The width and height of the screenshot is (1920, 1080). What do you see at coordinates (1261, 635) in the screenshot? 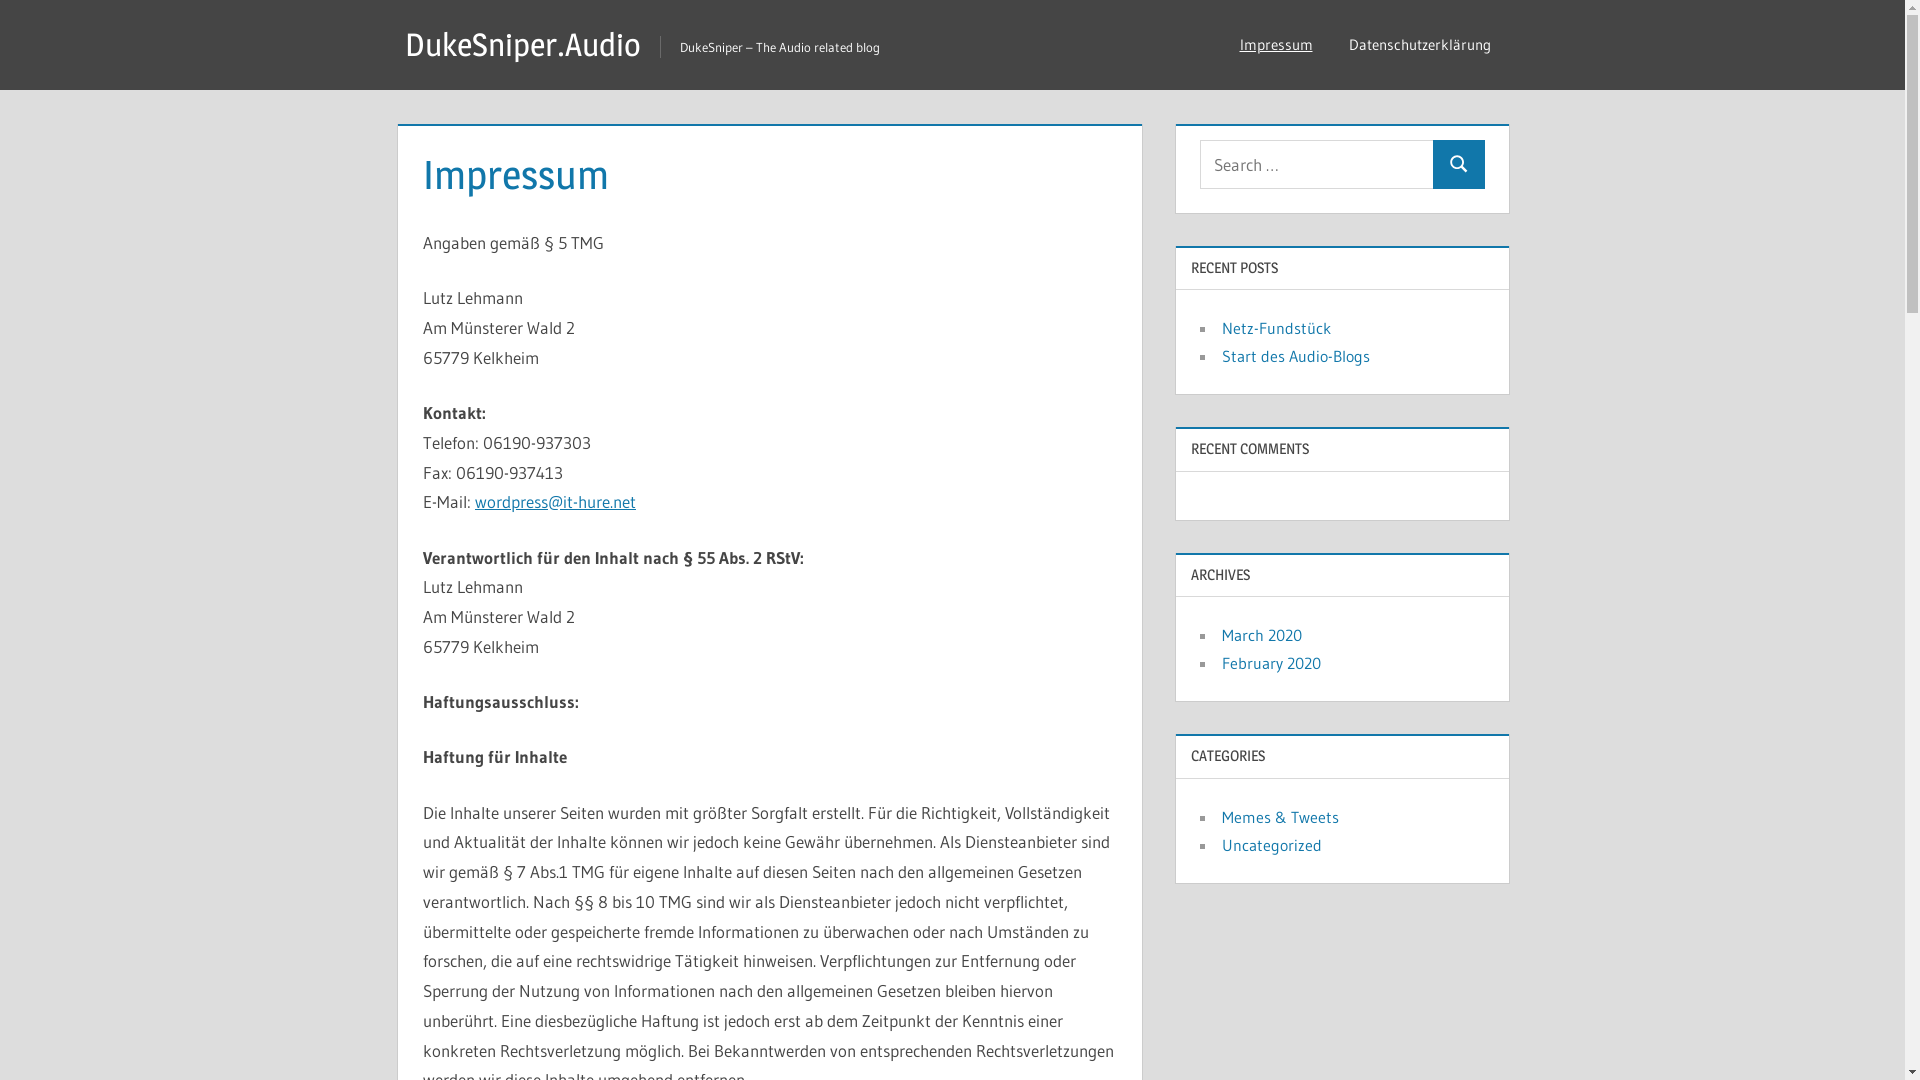
I see `'March 2020'` at bounding box center [1261, 635].